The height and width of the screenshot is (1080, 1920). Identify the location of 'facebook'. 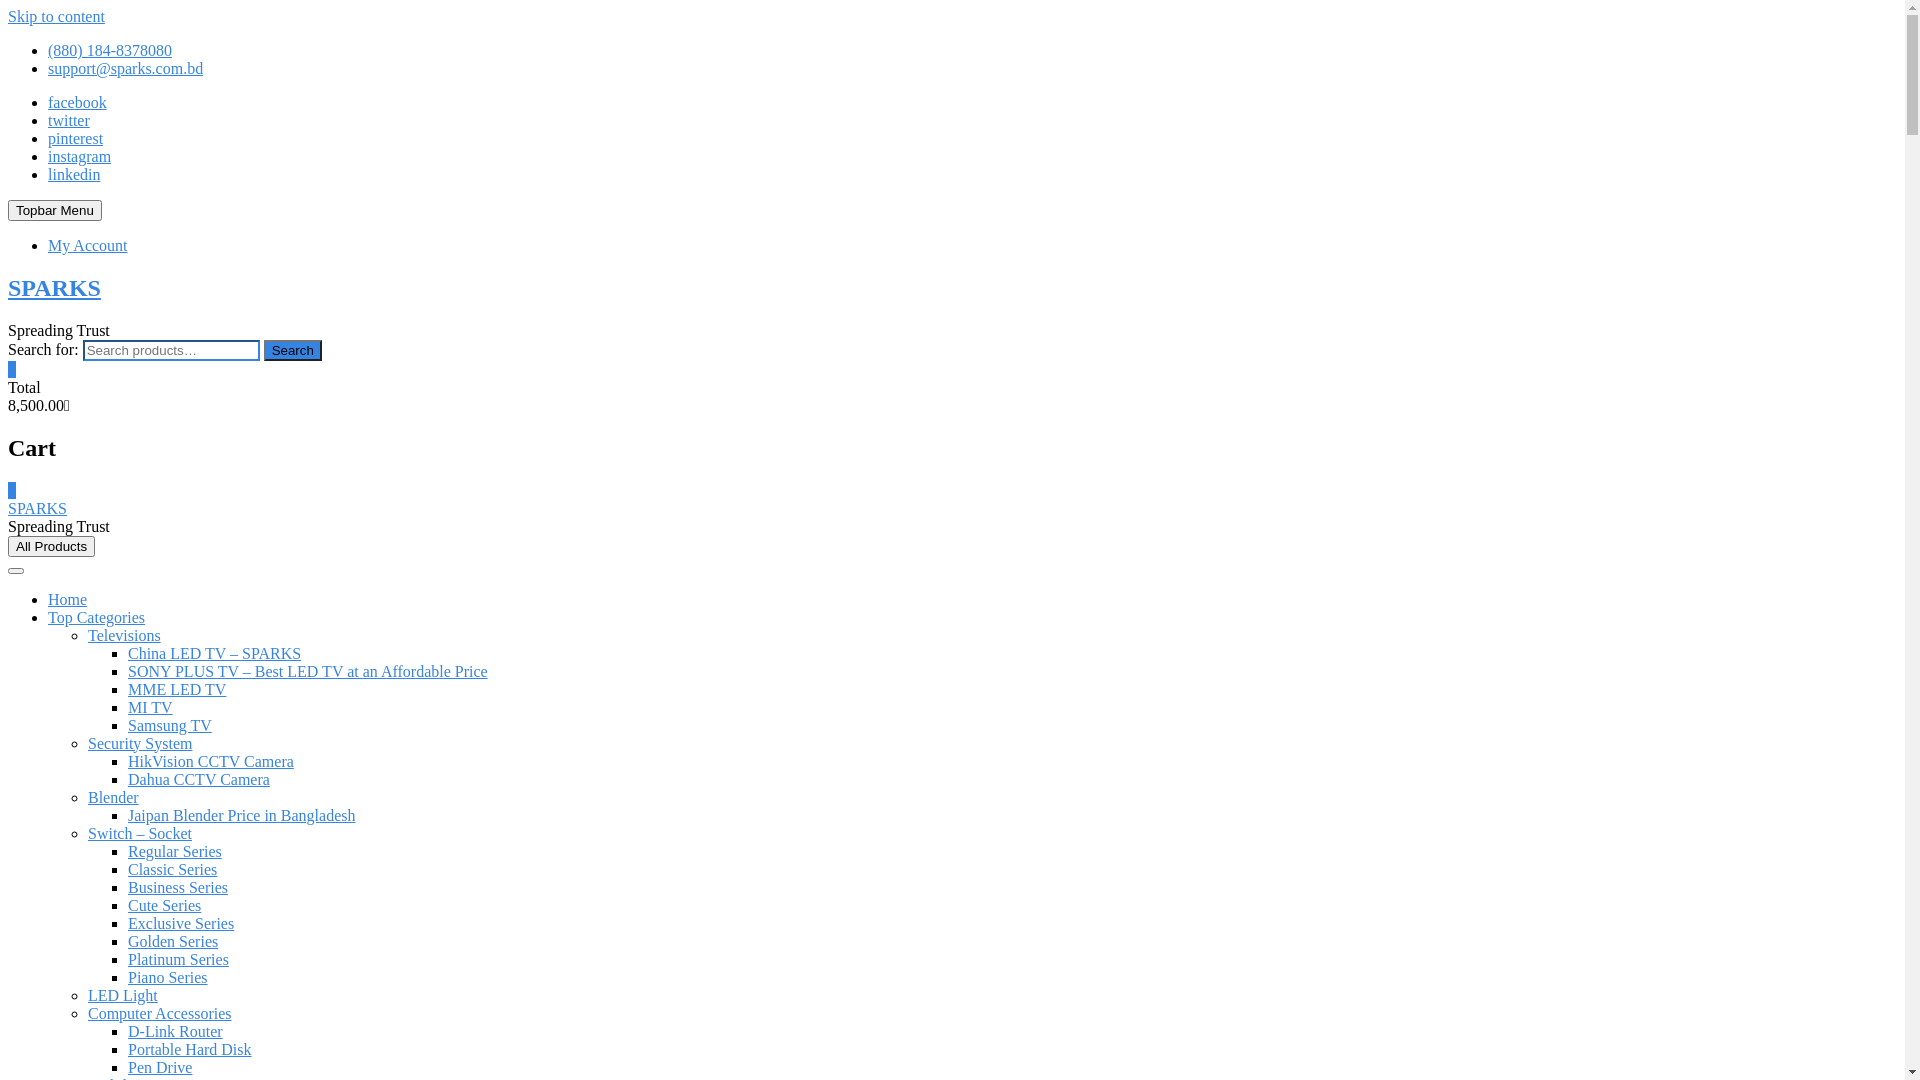
(48, 102).